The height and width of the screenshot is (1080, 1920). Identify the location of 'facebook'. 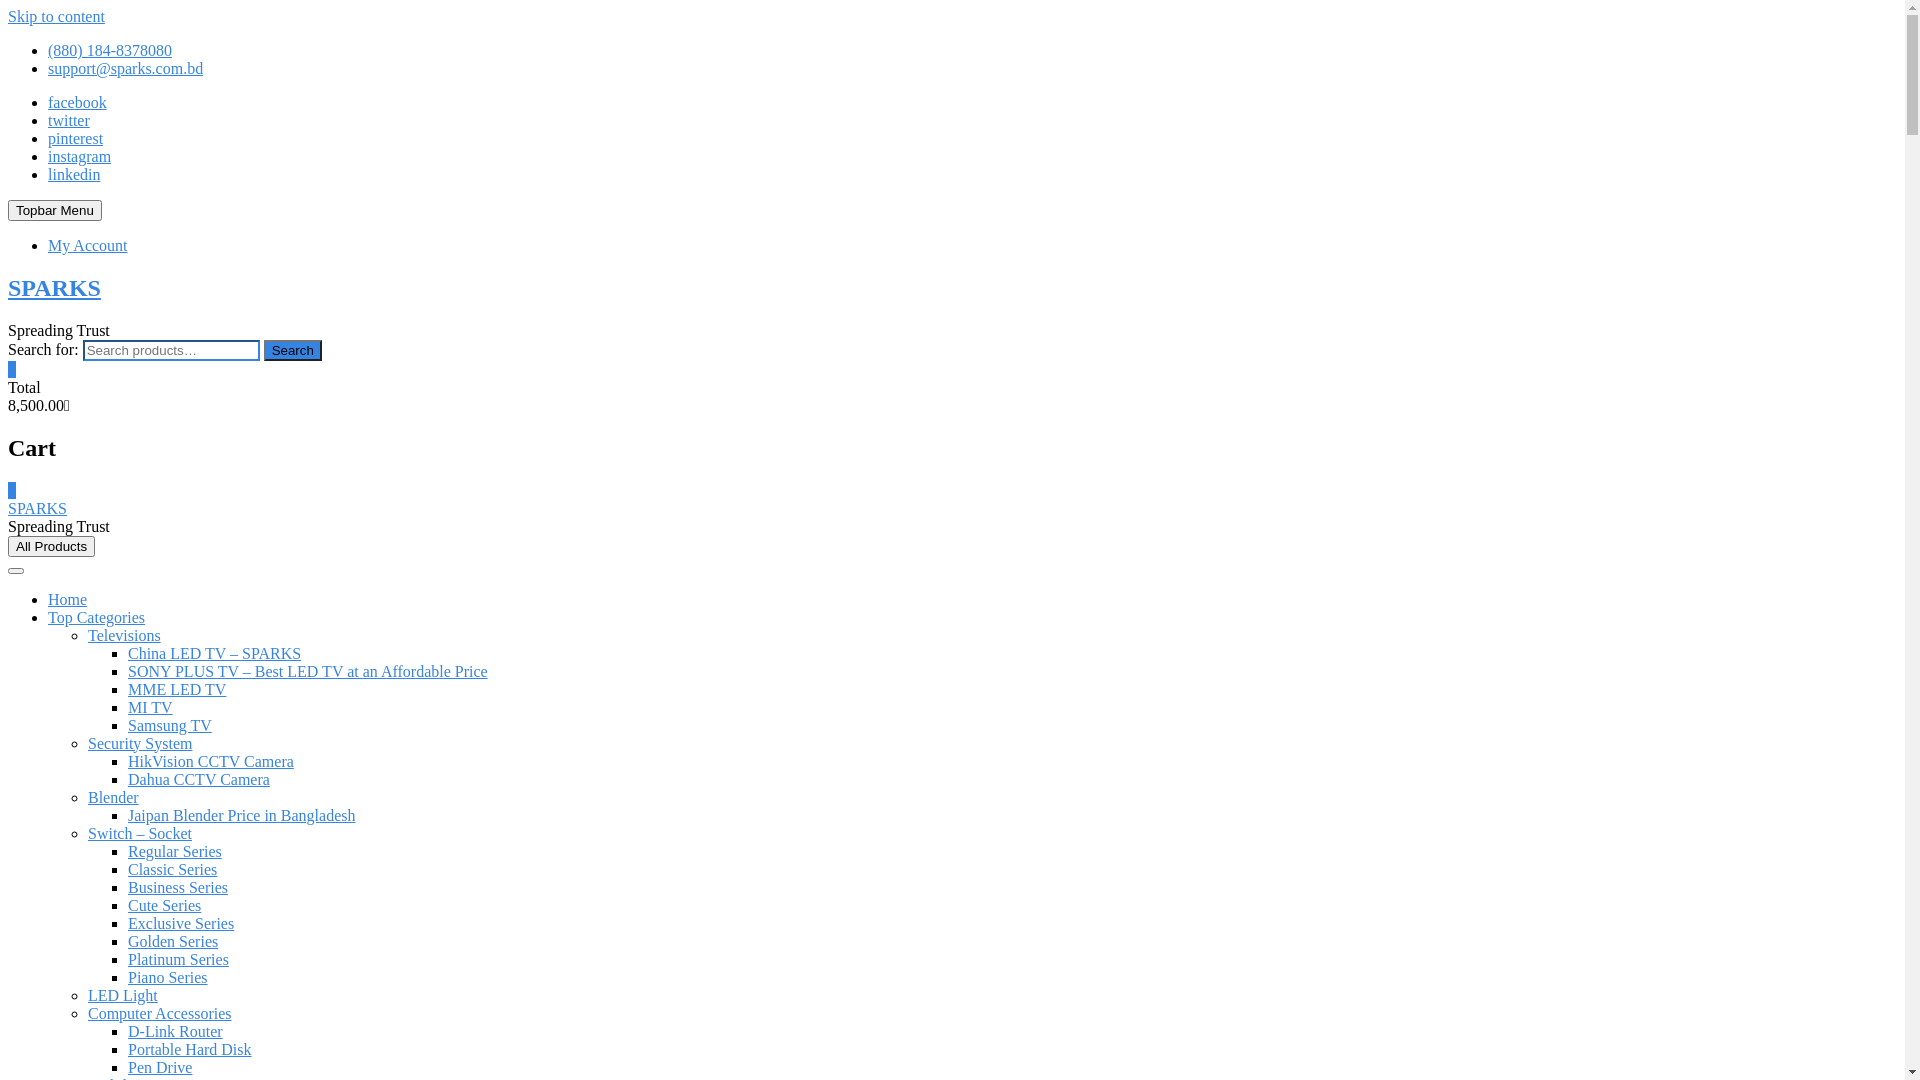
(48, 102).